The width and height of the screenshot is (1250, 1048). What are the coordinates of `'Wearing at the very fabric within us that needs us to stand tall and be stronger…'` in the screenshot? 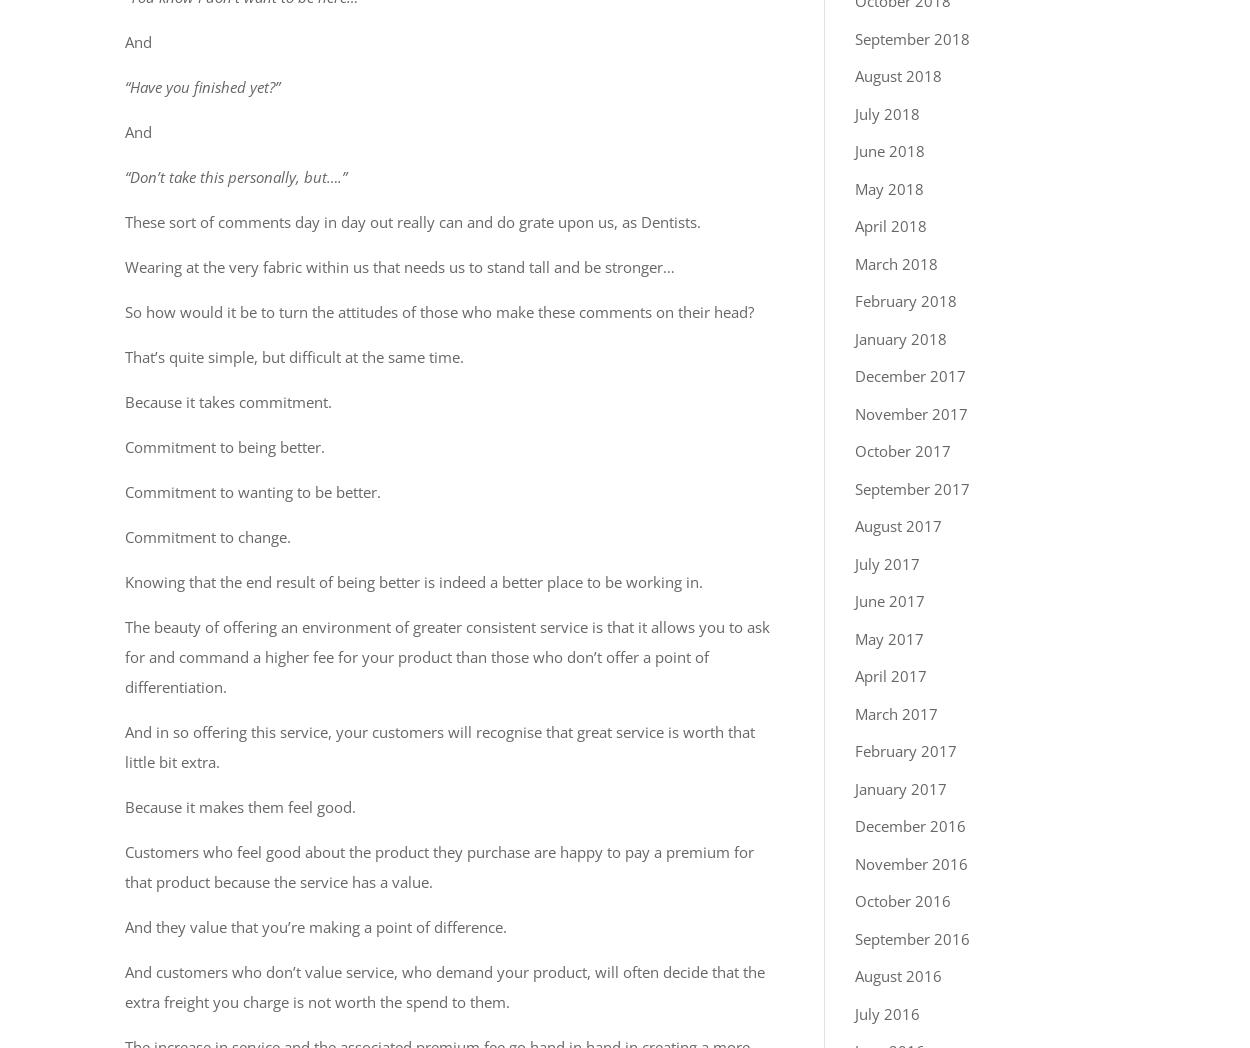 It's located at (125, 264).